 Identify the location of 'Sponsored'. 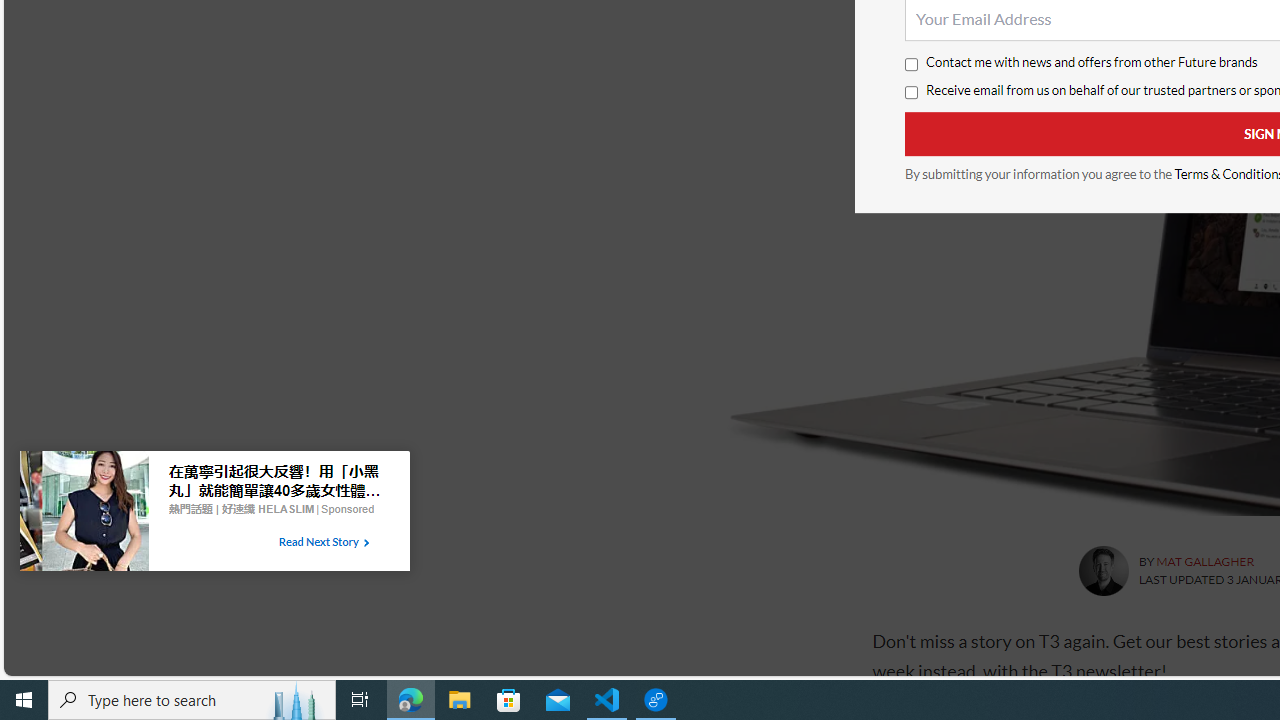
(348, 508).